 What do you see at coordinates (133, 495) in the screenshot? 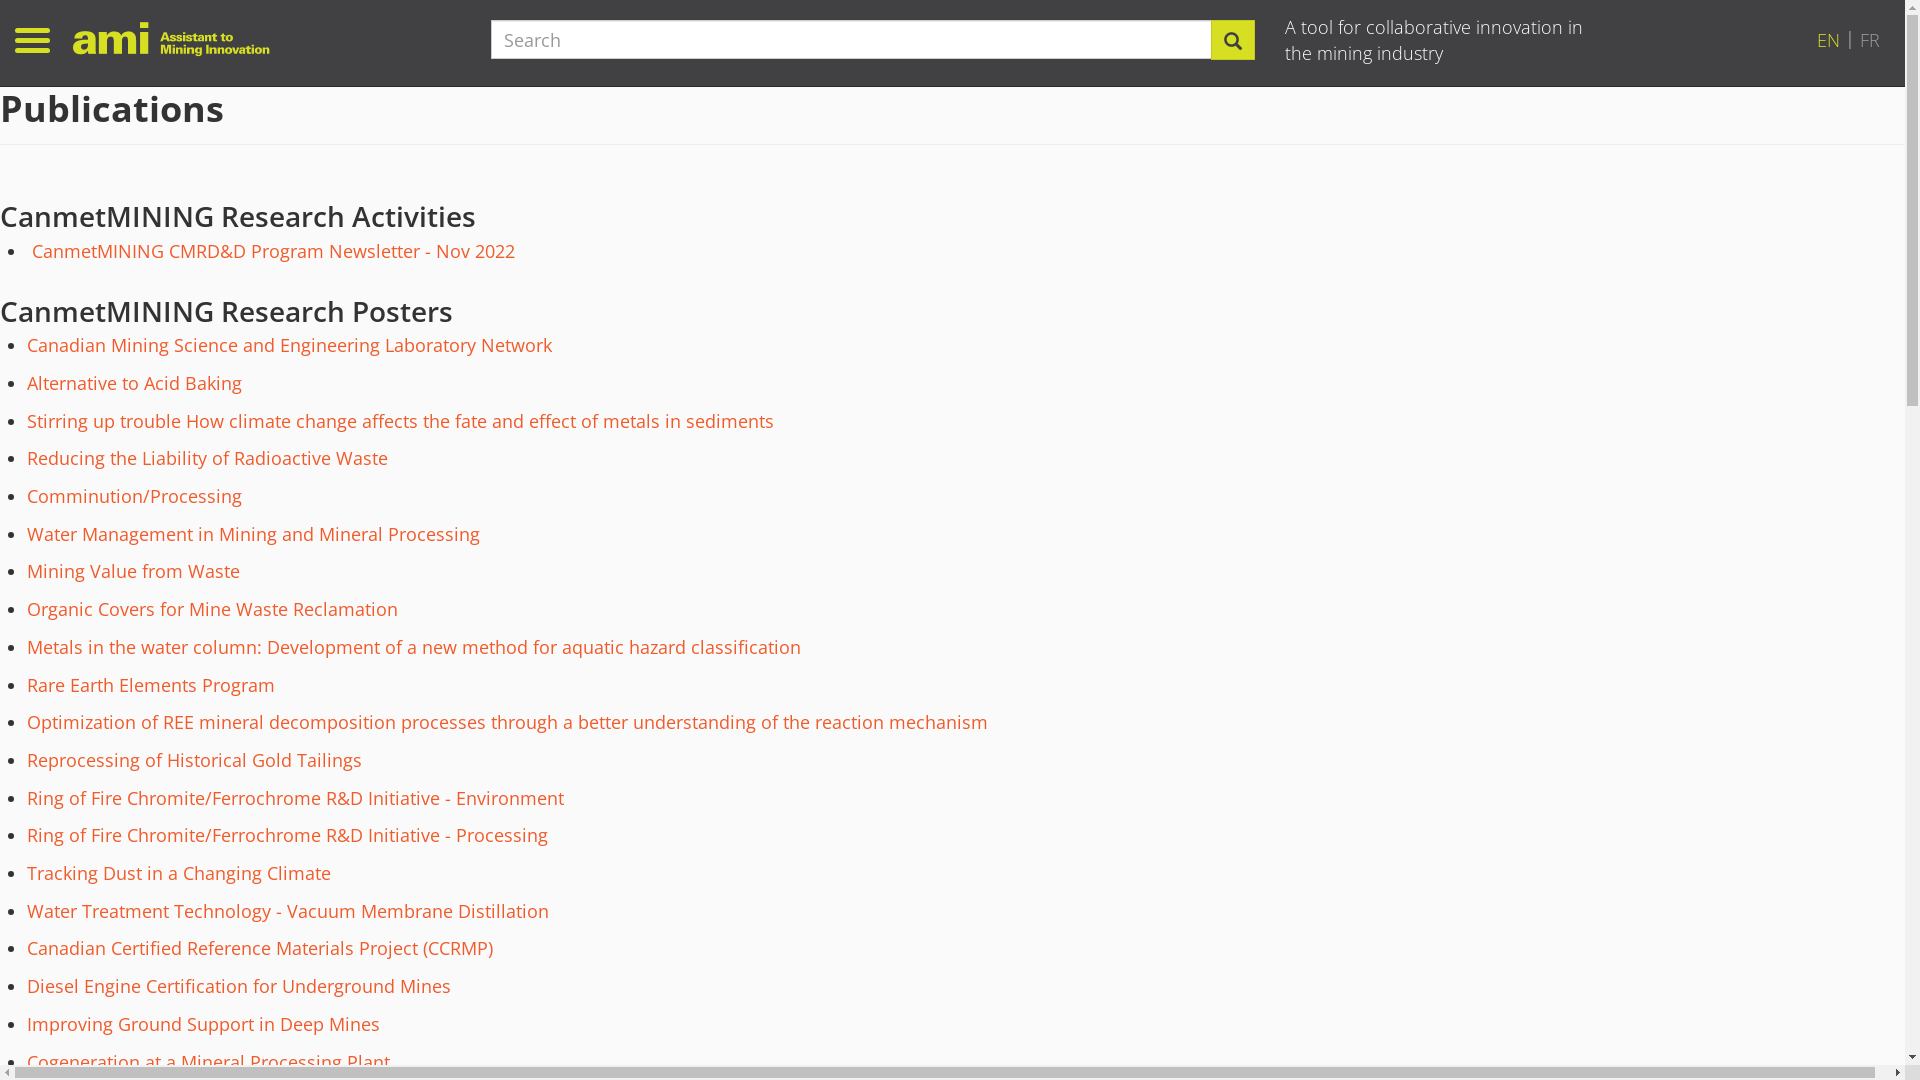
I see `'Comminution/Processing'` at bounding box center [133, 495].